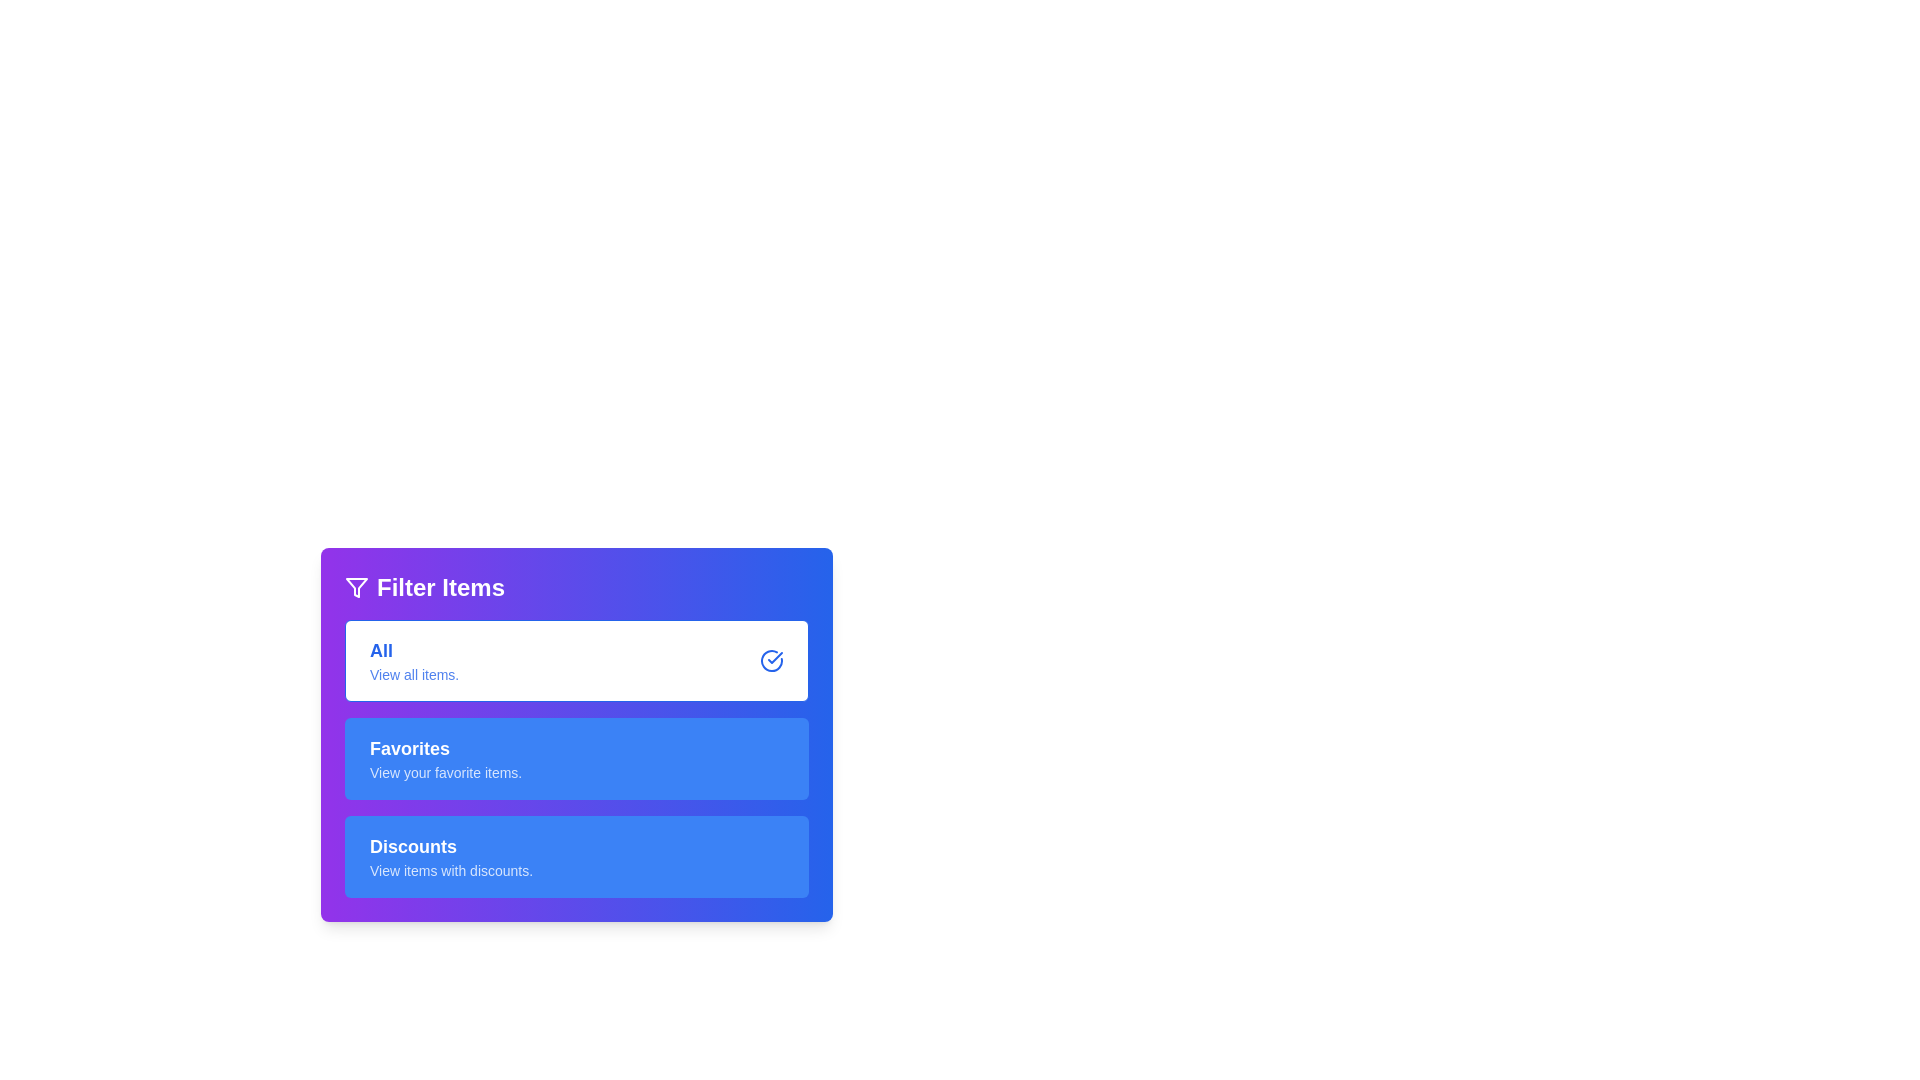 Image resolution: width=1920 pixels, height=1080 pixels. Describe the element at coordinates (575, 759) in the screenshot. I see `the blue rectangular button labeled 'Favorites' to trigger a visual effect` at that location.